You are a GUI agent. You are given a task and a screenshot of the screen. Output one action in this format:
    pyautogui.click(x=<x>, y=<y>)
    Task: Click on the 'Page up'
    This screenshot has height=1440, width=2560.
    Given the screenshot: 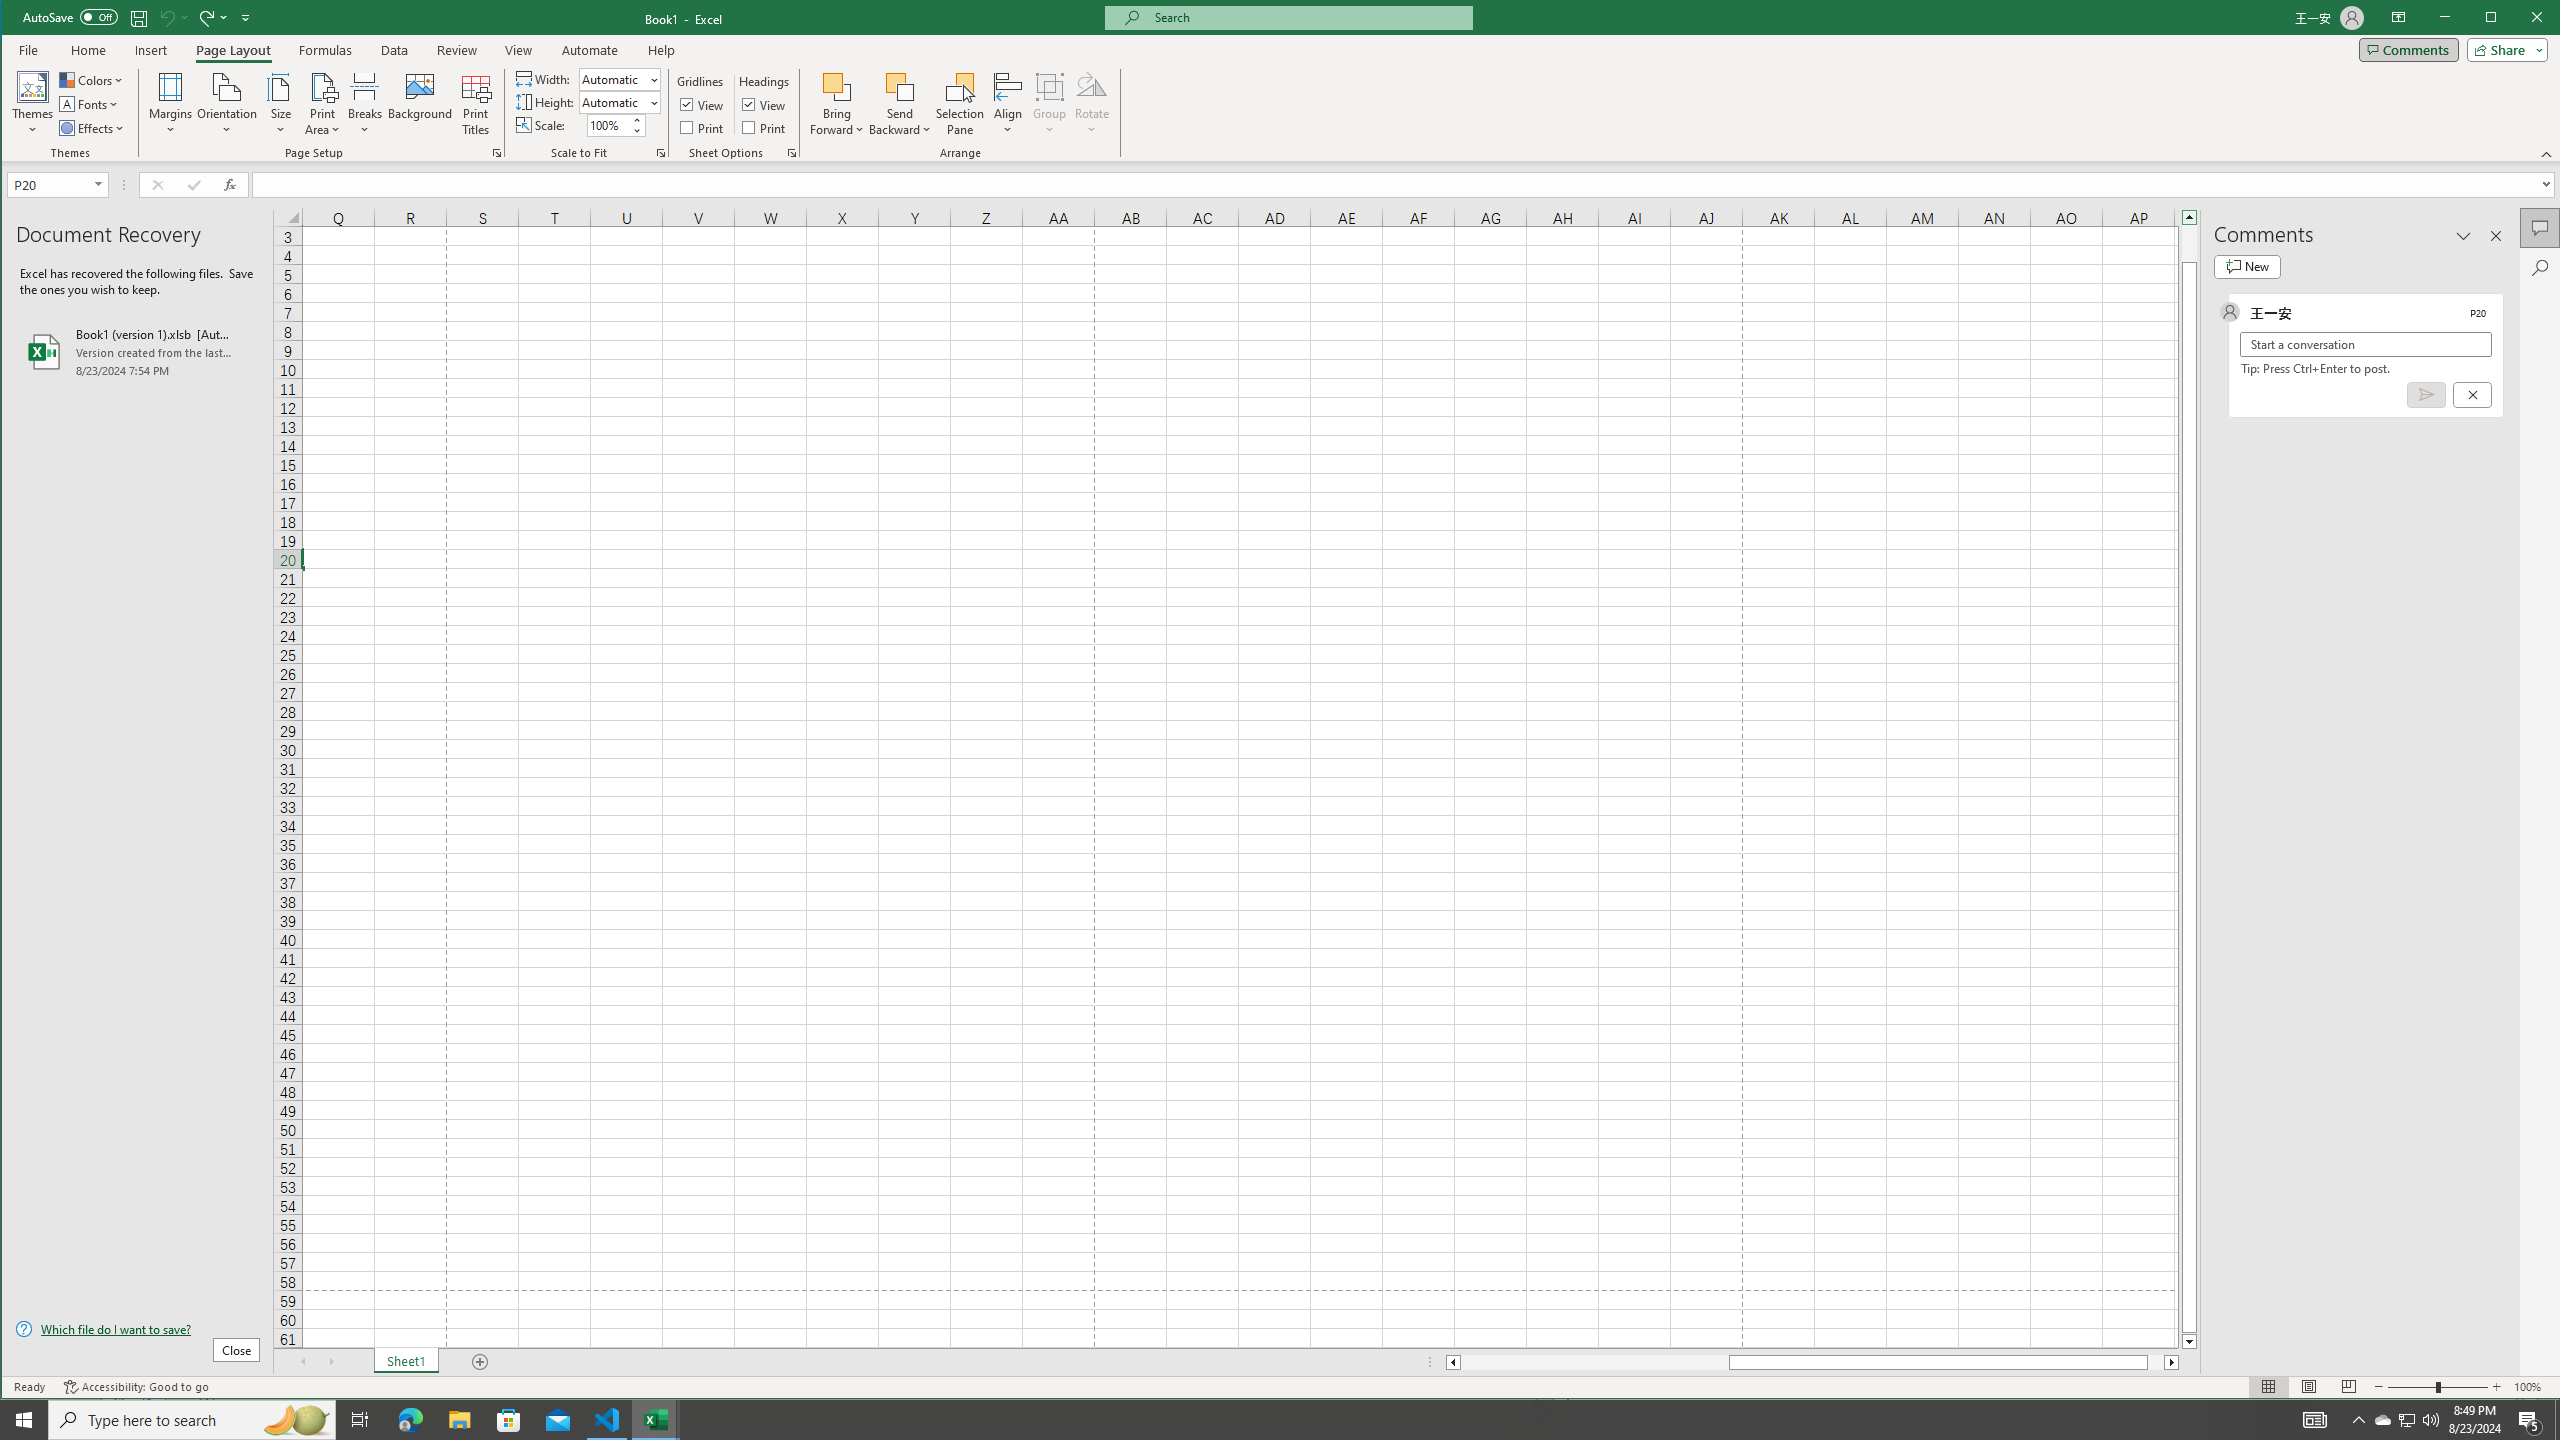 What is the action you would take?
    pyautogui.click(x=2189, y=242)
    